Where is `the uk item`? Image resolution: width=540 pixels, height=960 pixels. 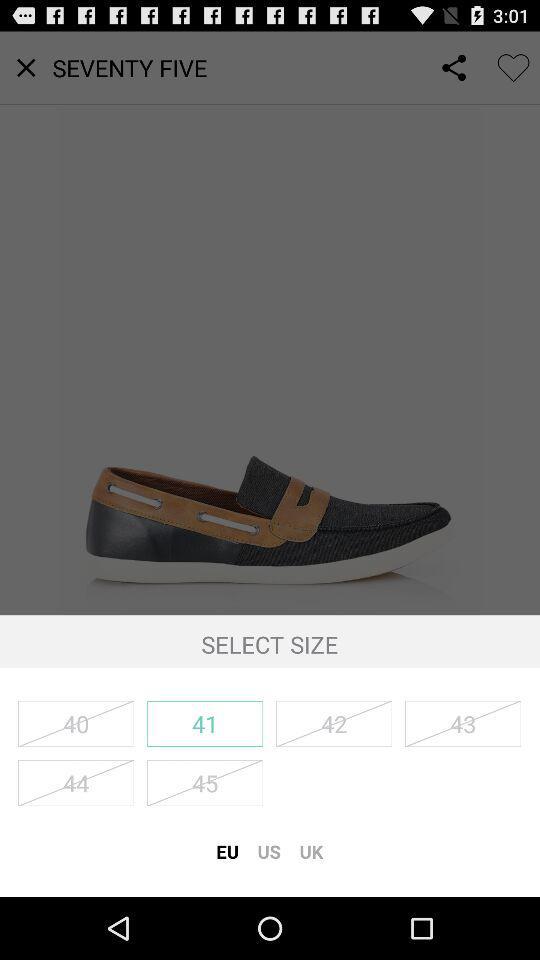
the uk item is located at coordinates (311, 850).